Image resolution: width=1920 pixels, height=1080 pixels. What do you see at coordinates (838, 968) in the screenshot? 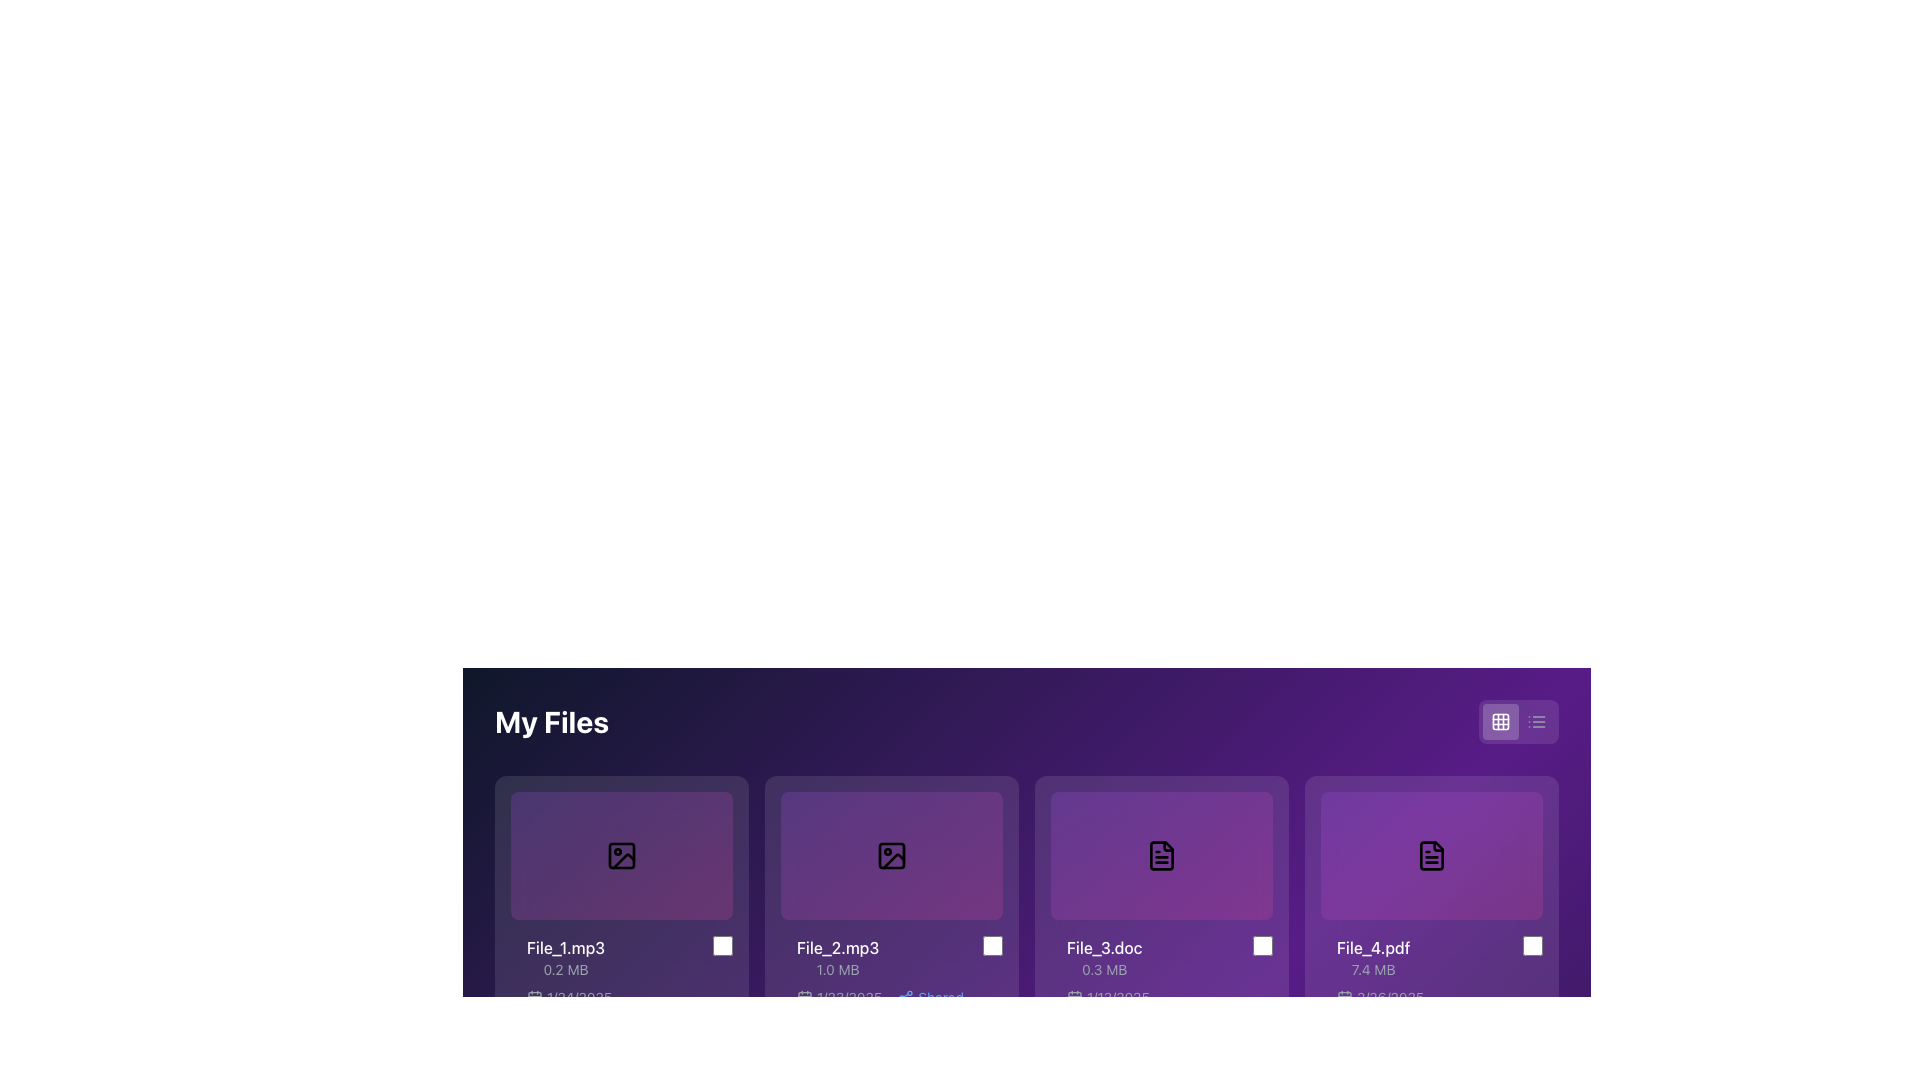
I see `the text label indicating the file size of 1.0 MB, which is located below the title text of the 'File_2.mp3' block in the second position of the file information gallery layout` at bounding box center [838, 968].